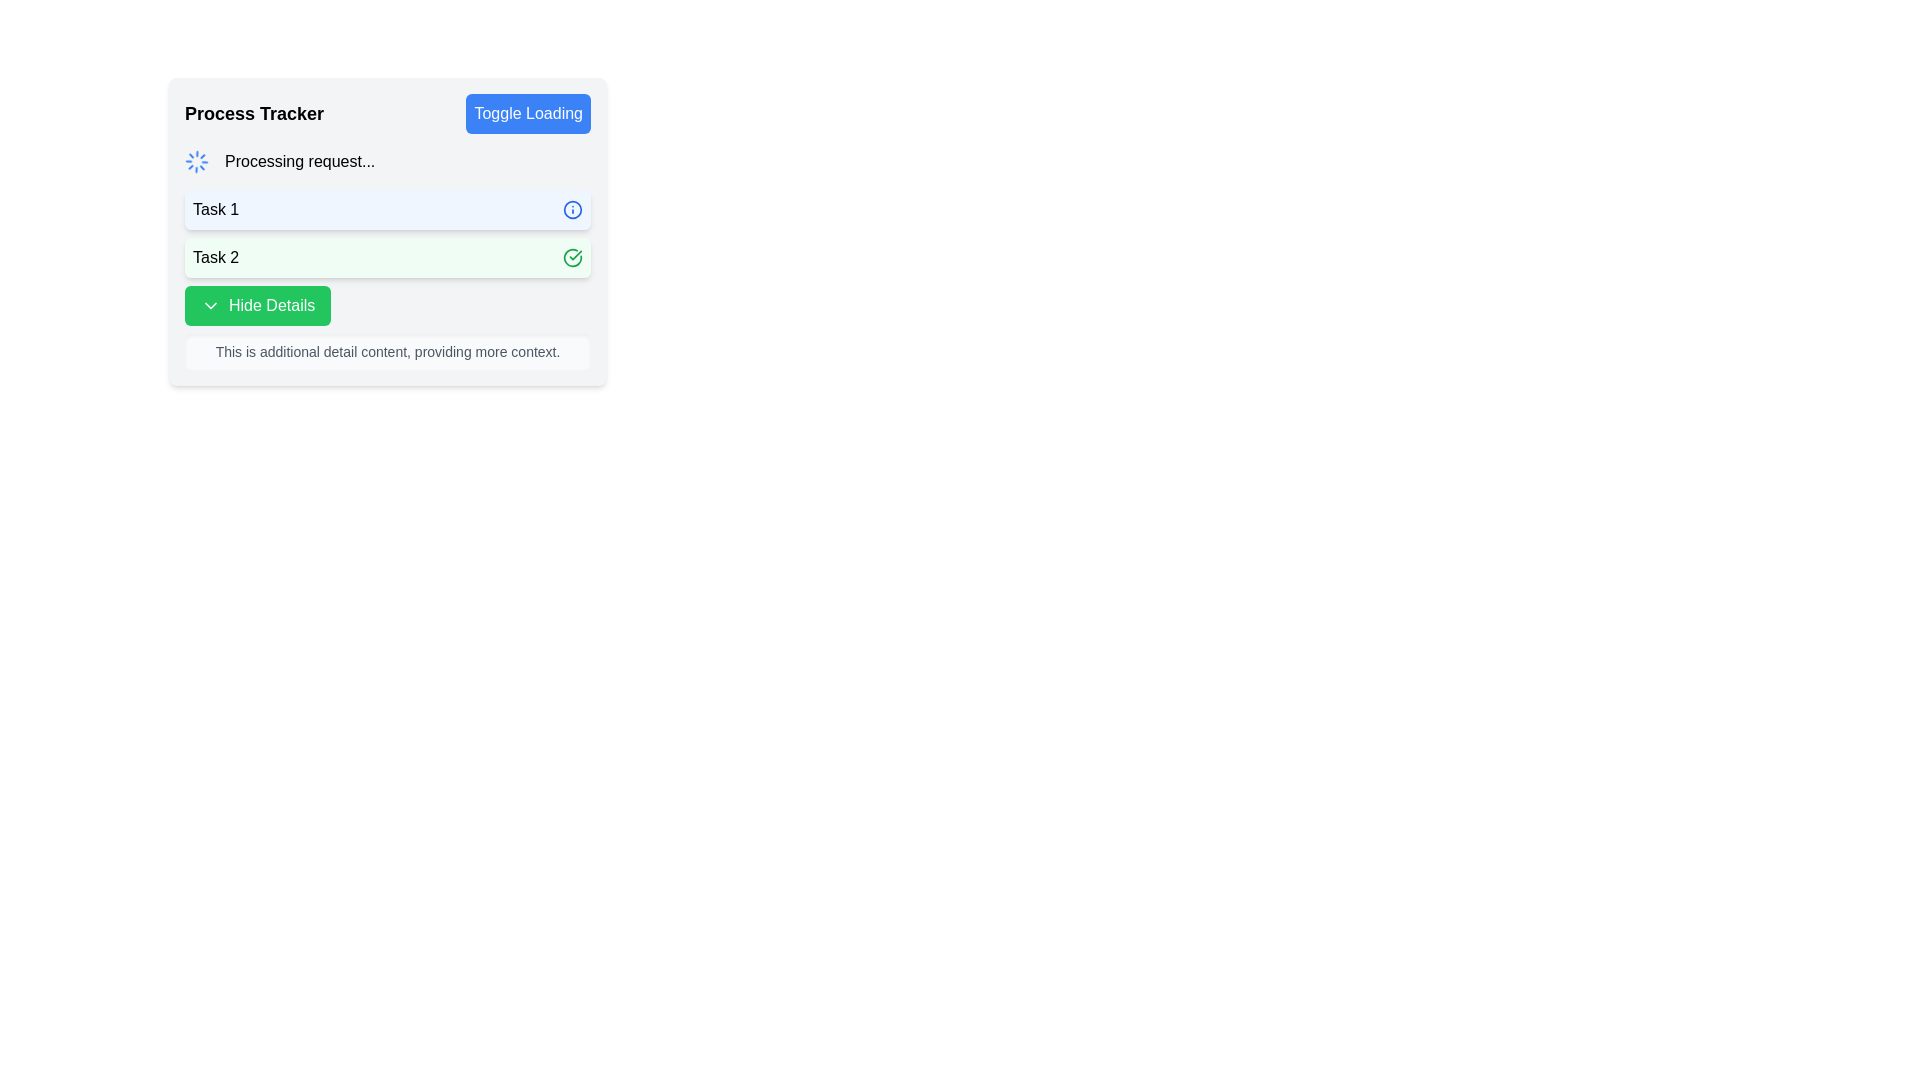 This screenshot has height=1080, width=1920. What do you see at coordinates (196, 161) in the screenshot?
I see `the Loading Spinner, which serves as a visual indicator for ongoing processes, located to the left of the text 'Processing request...' in the 'Process Tracker' section` at bounding box center [196, 161].